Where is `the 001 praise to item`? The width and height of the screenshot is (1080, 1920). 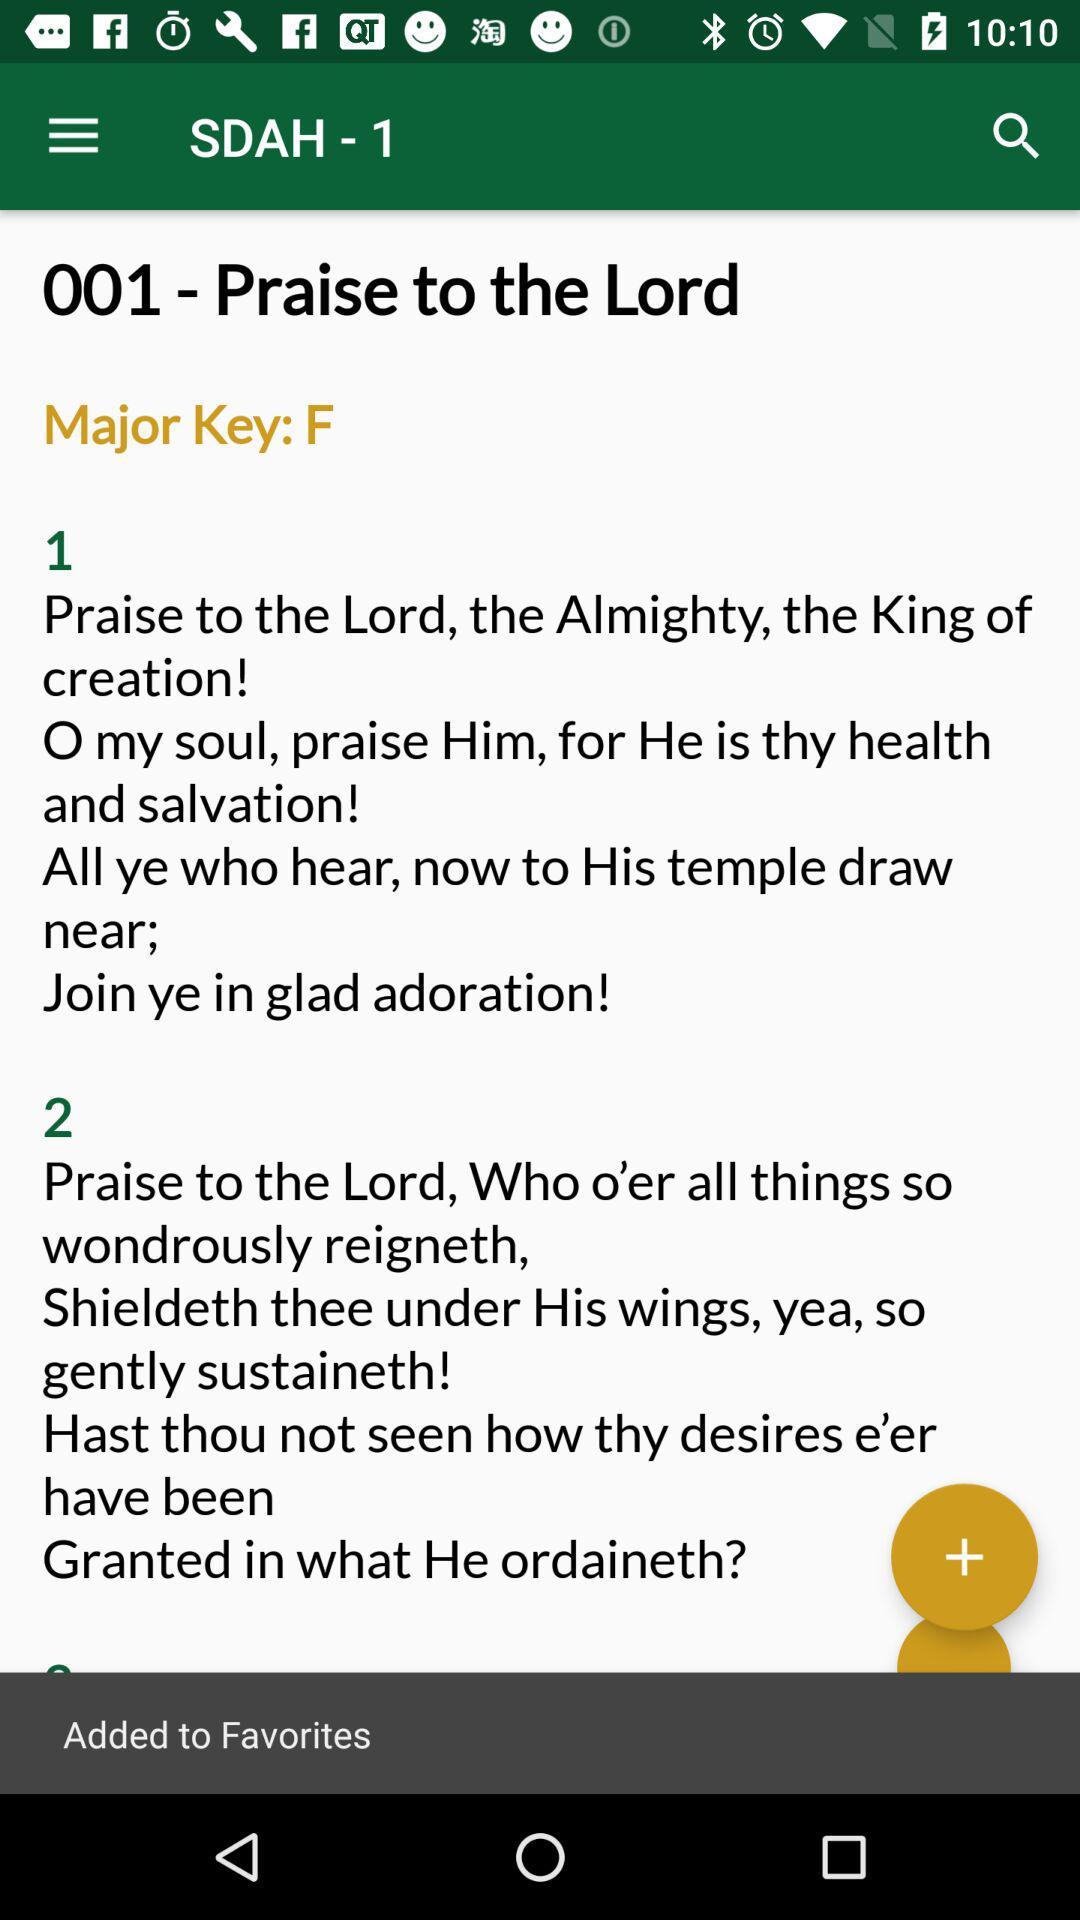 the 001 praise to item is located at coordinates (540, 1022).